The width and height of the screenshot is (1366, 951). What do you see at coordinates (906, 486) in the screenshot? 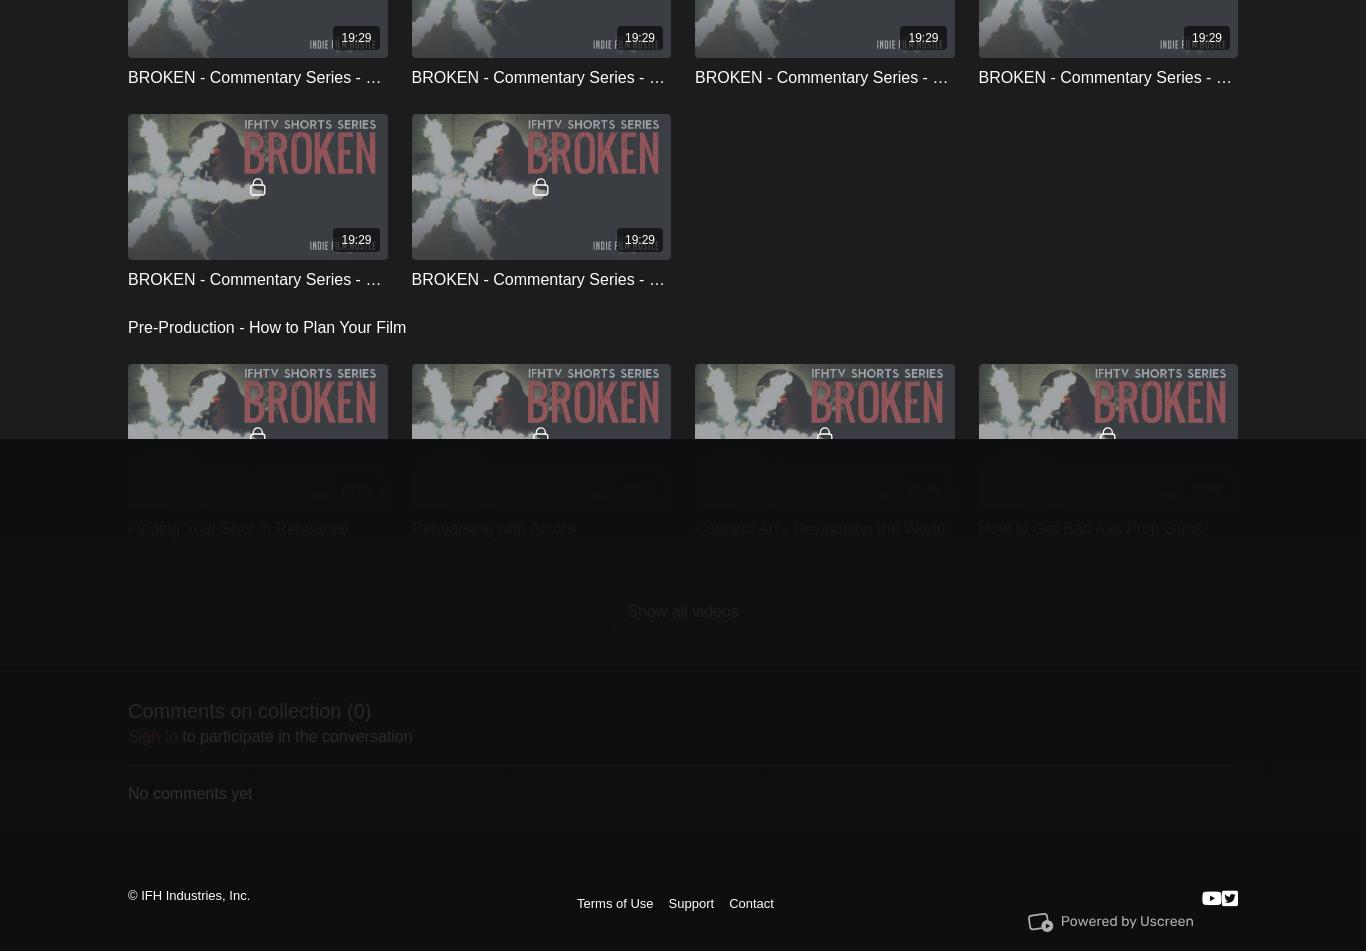
I see `'01:26'` at bounding box center [906, 486].